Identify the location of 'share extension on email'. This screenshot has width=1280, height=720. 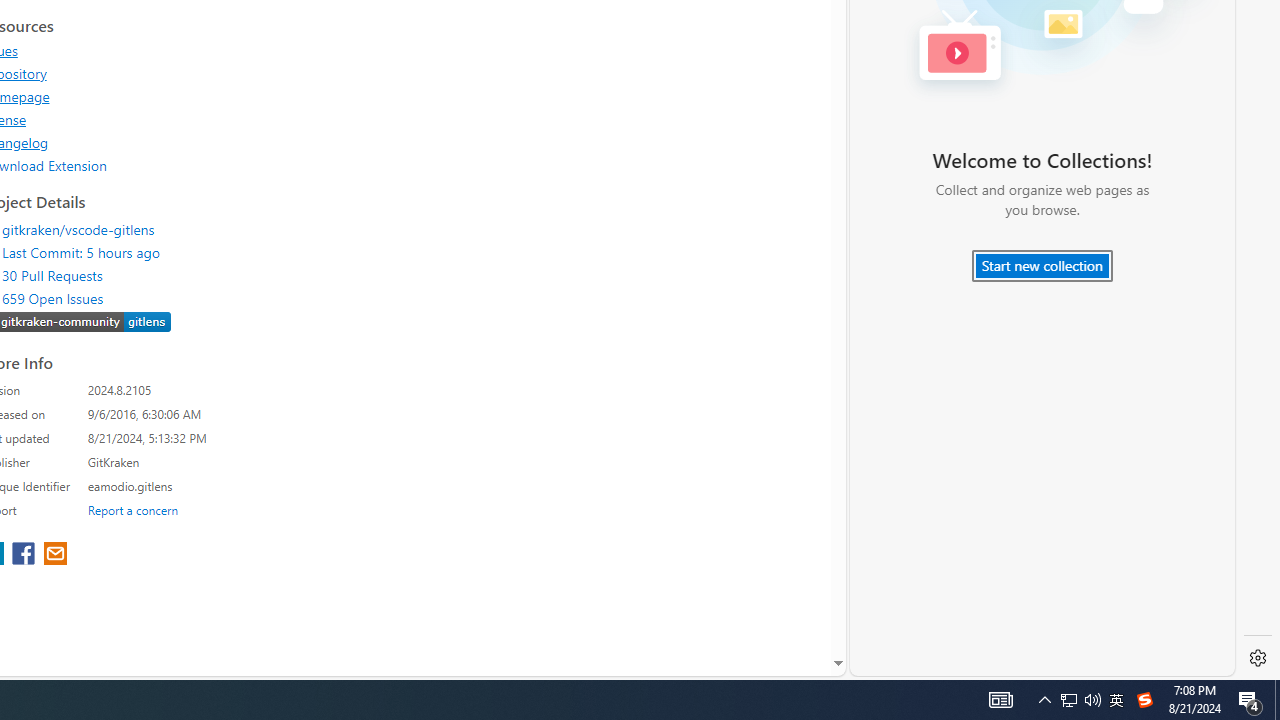
(55, 555).